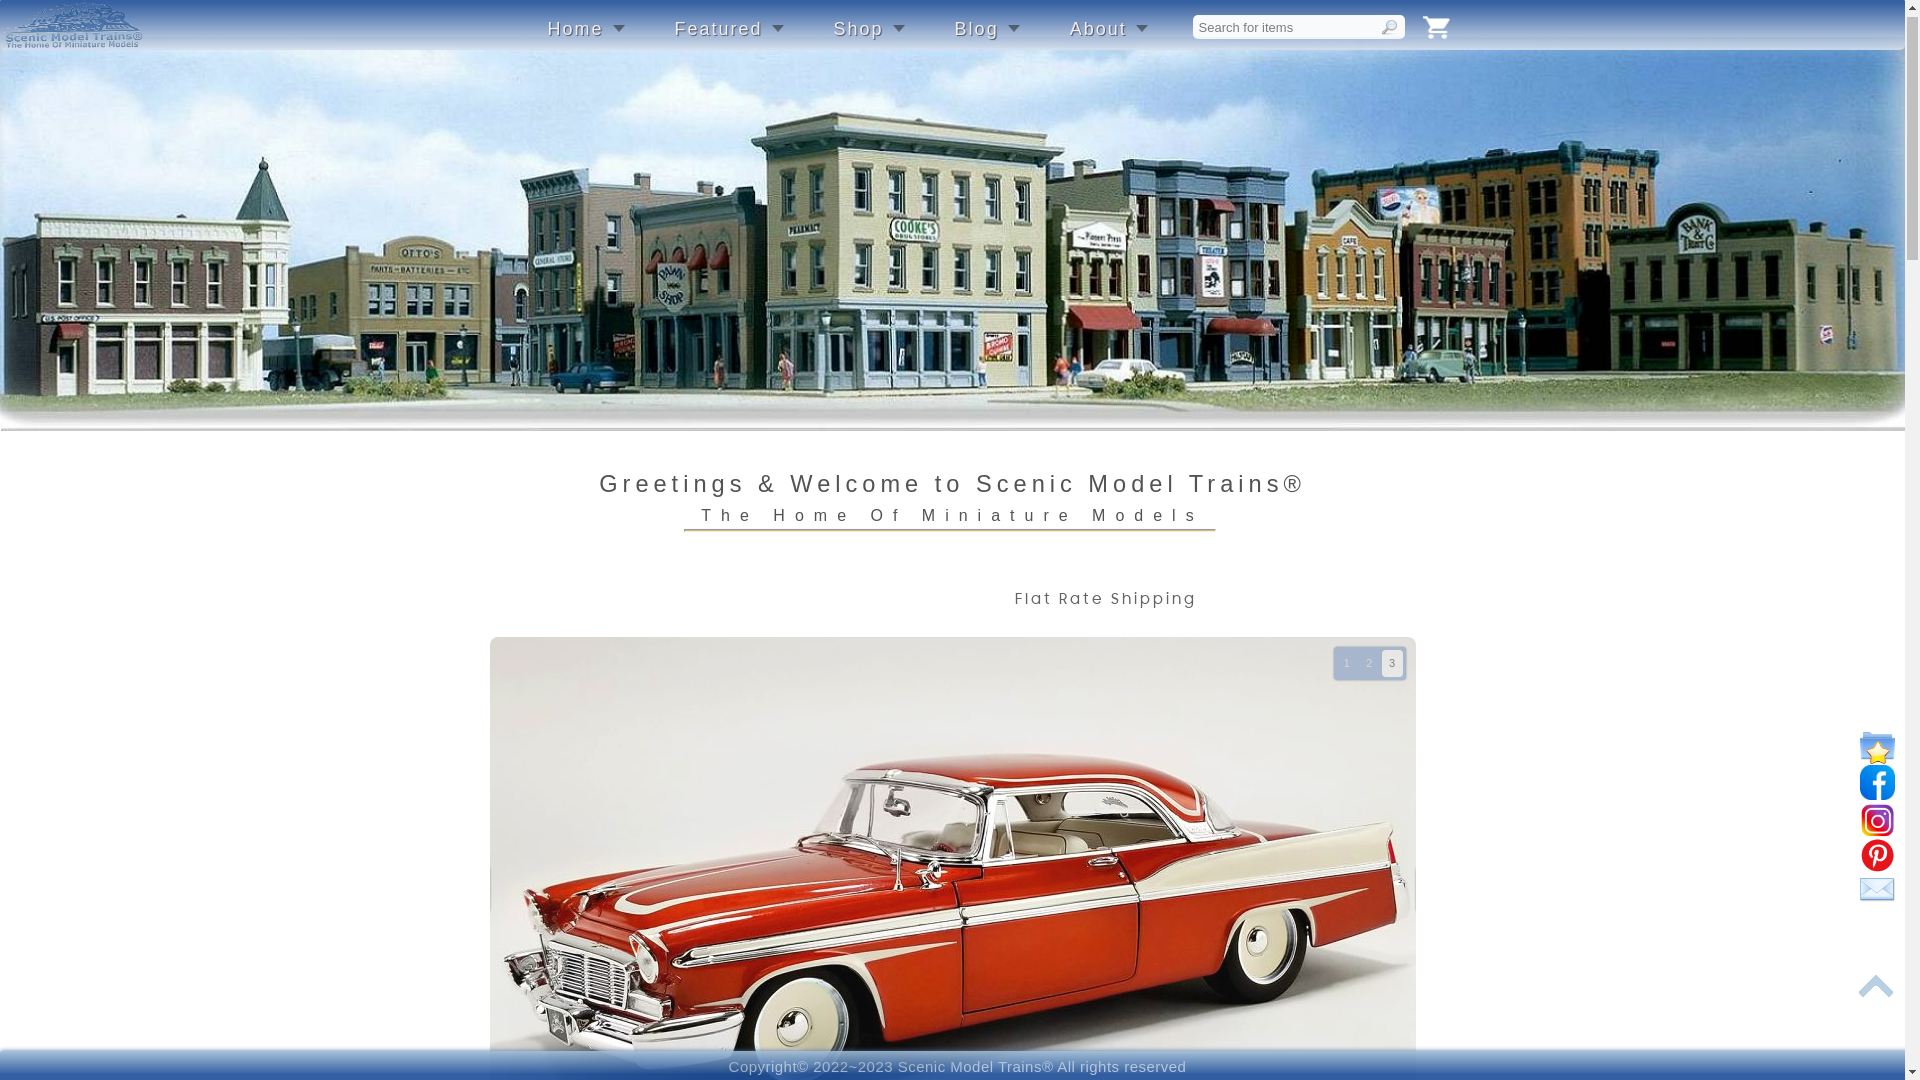 This screenshot has width=1920, height=1080. Describe the element at coordinates (1875, 995) in the screenshot. I see `'Go to Top of the Page'` at that location.